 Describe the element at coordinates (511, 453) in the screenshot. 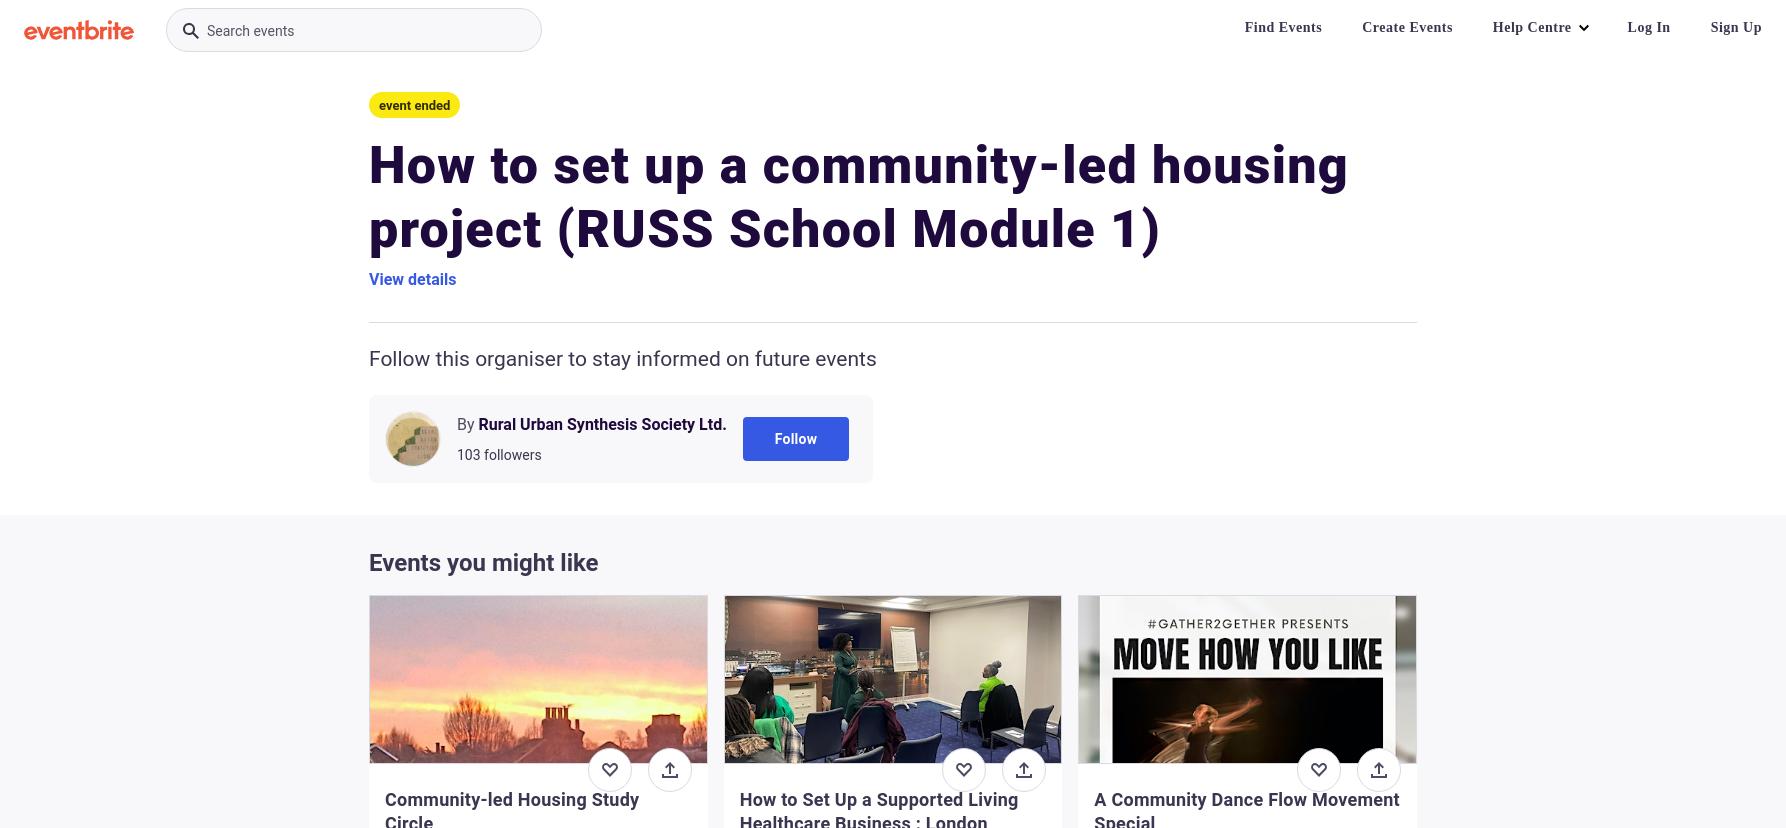

I see `'followers'` at that location.